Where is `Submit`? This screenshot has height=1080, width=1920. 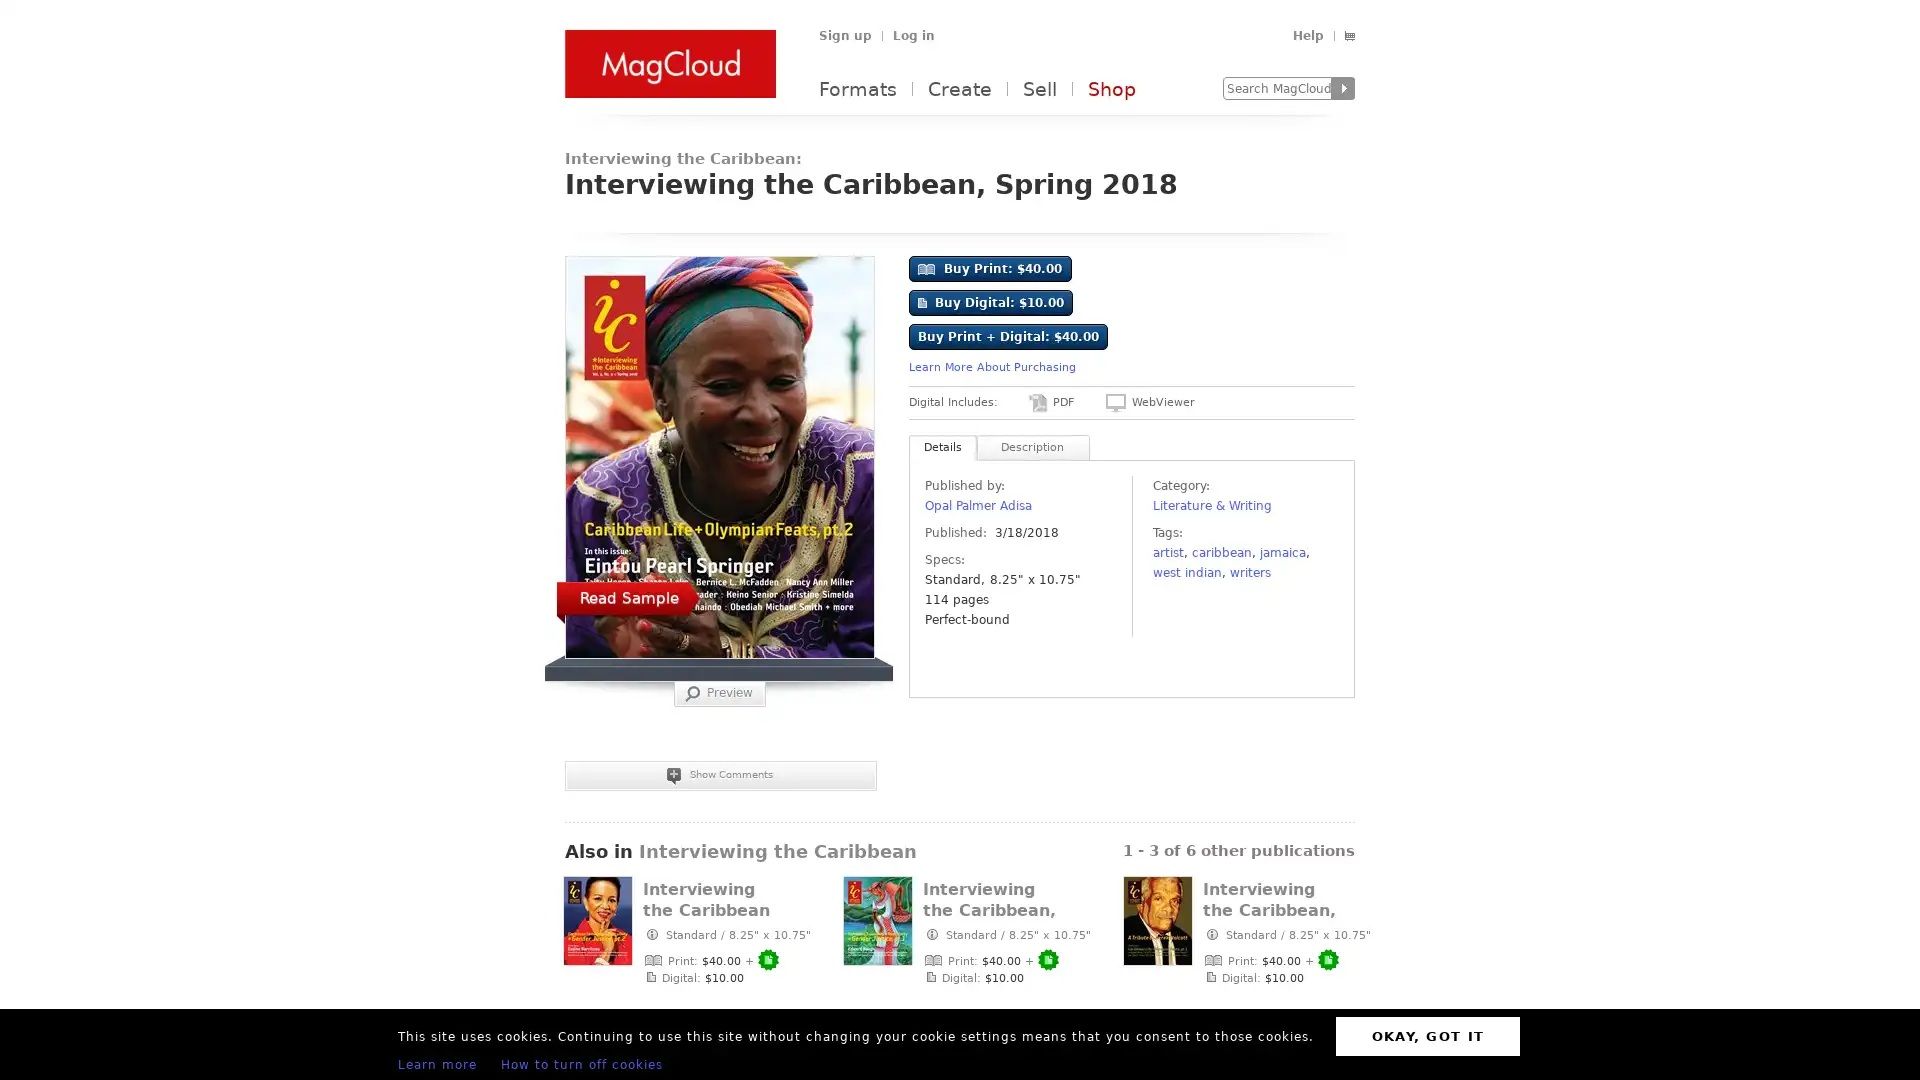
Submit is located at coordinates (1343, 87).